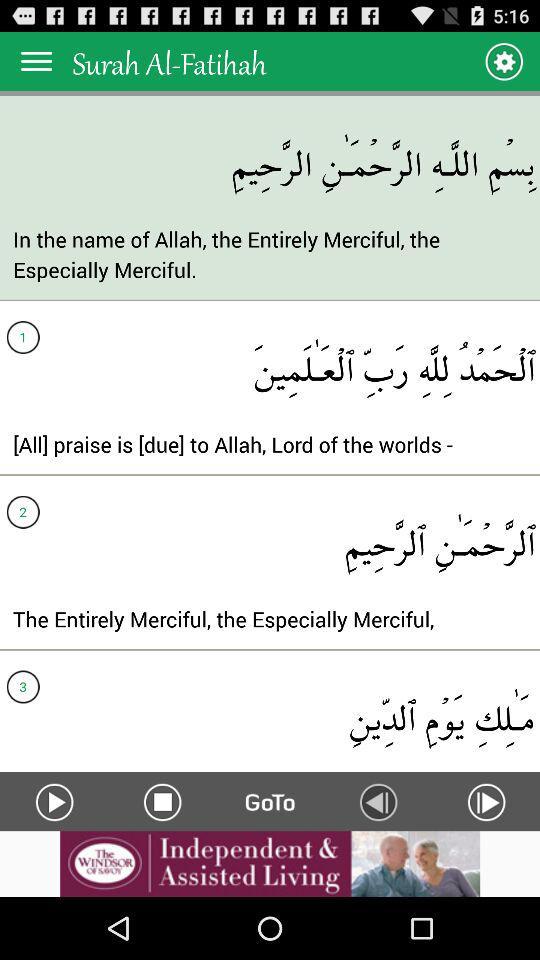 This screenshot has width=540, height=960. Describe the element at coordinates (54, 857) in the screenshot. I see `the play icon` at that location.